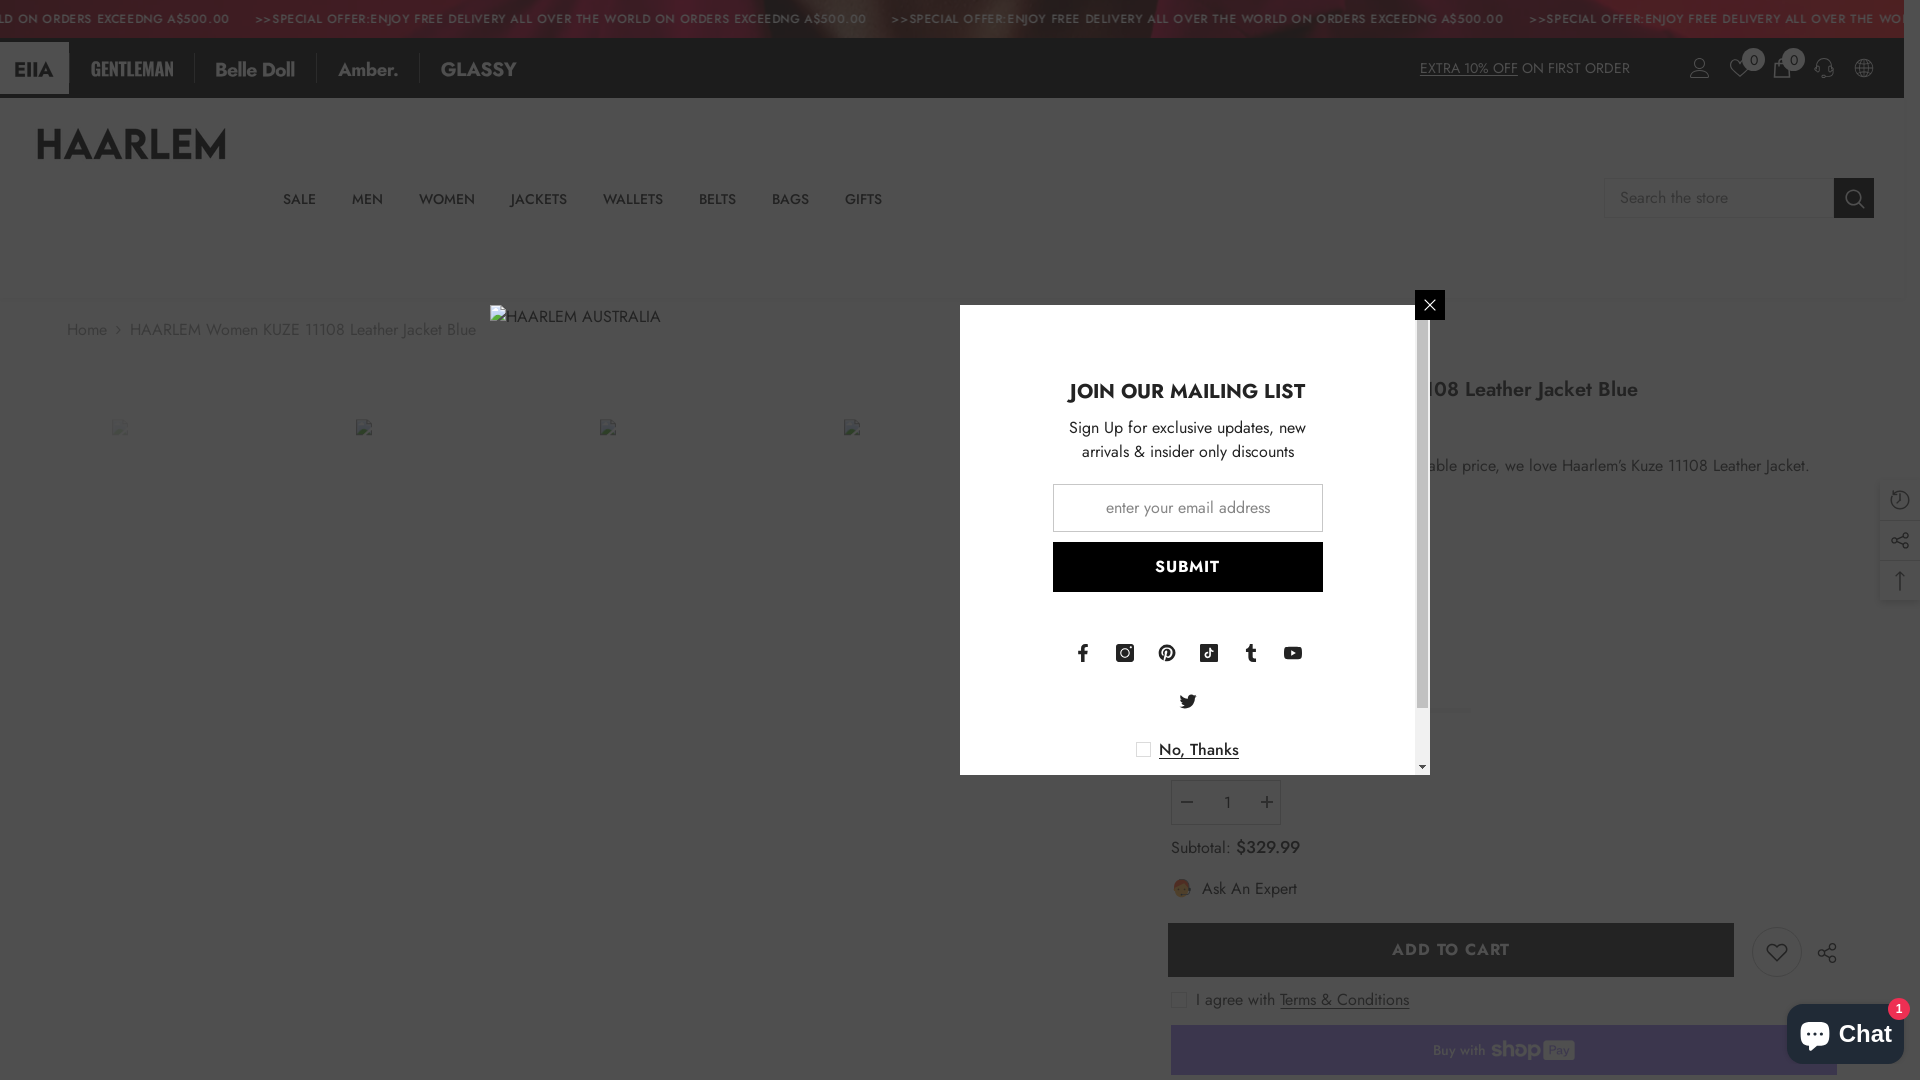 The width and height of the screenshot is (1920, 1080). Describe the element at coordinates (1862, 67) in the screenshot. I see `'Language Currency'` at that location.